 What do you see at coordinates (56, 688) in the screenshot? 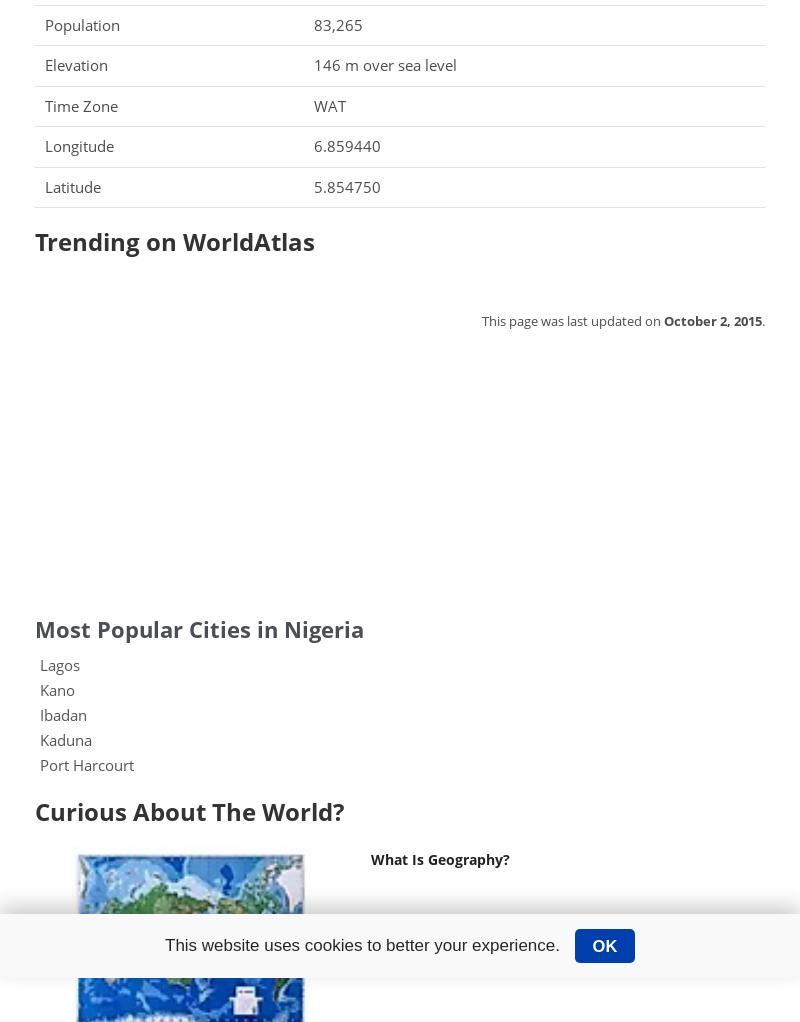
I see `'Kano'` at bounding box center [56, 688].